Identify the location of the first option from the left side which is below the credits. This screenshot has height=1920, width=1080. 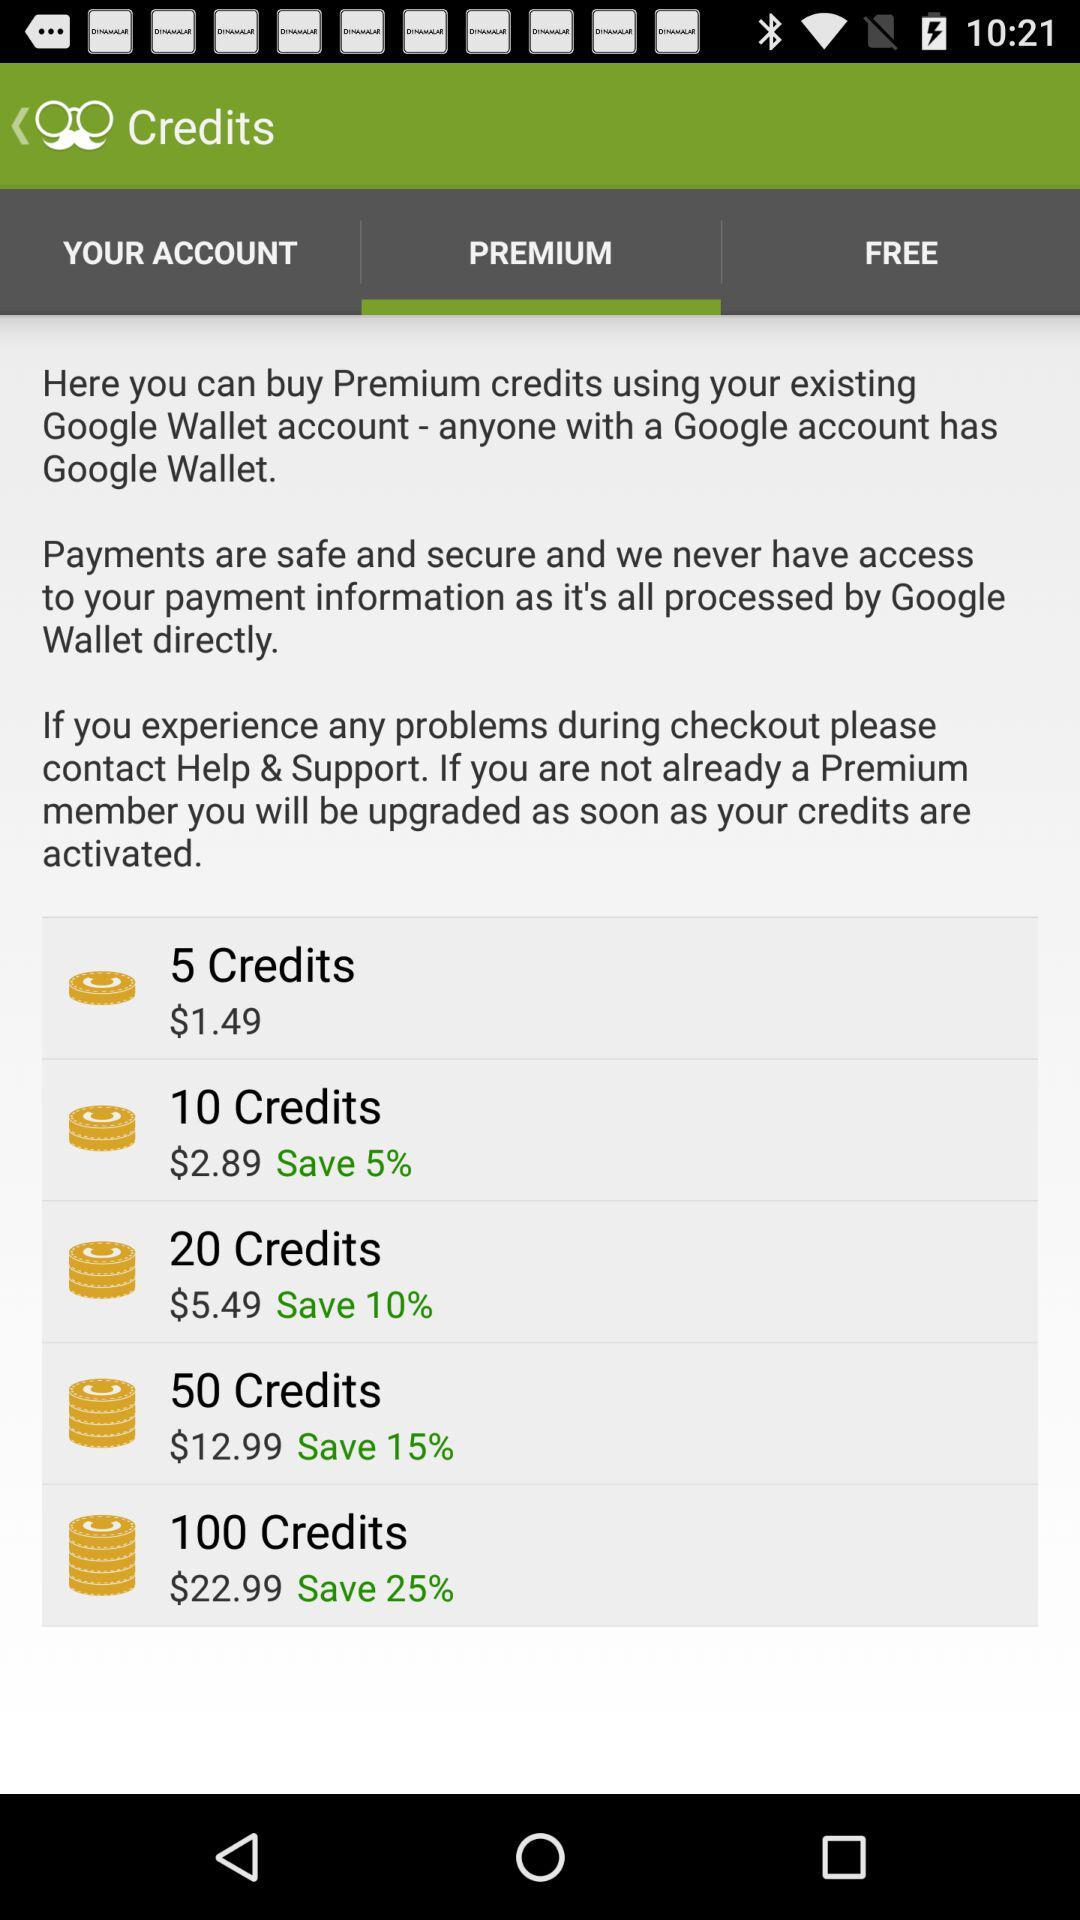
(181, 251).